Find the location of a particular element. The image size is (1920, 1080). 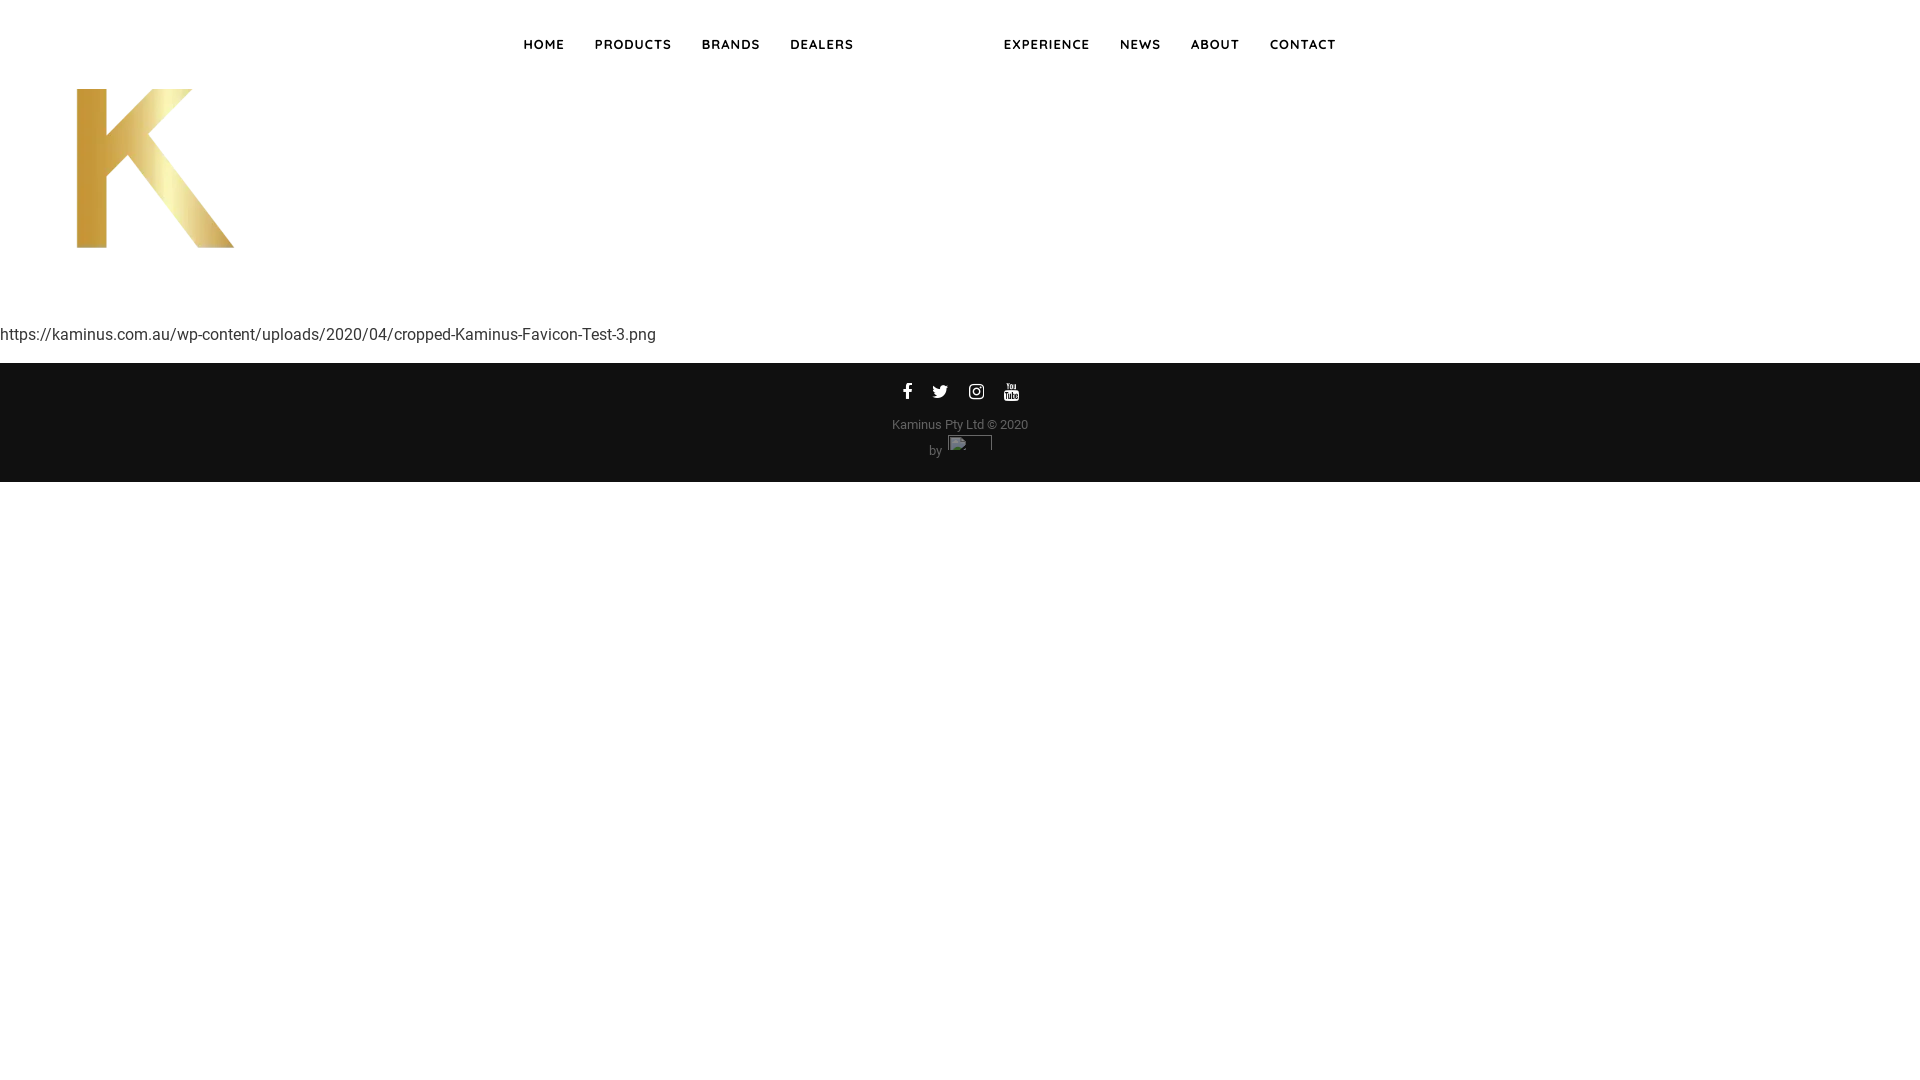

'BRANDS' is located at coordinates (686, 45).